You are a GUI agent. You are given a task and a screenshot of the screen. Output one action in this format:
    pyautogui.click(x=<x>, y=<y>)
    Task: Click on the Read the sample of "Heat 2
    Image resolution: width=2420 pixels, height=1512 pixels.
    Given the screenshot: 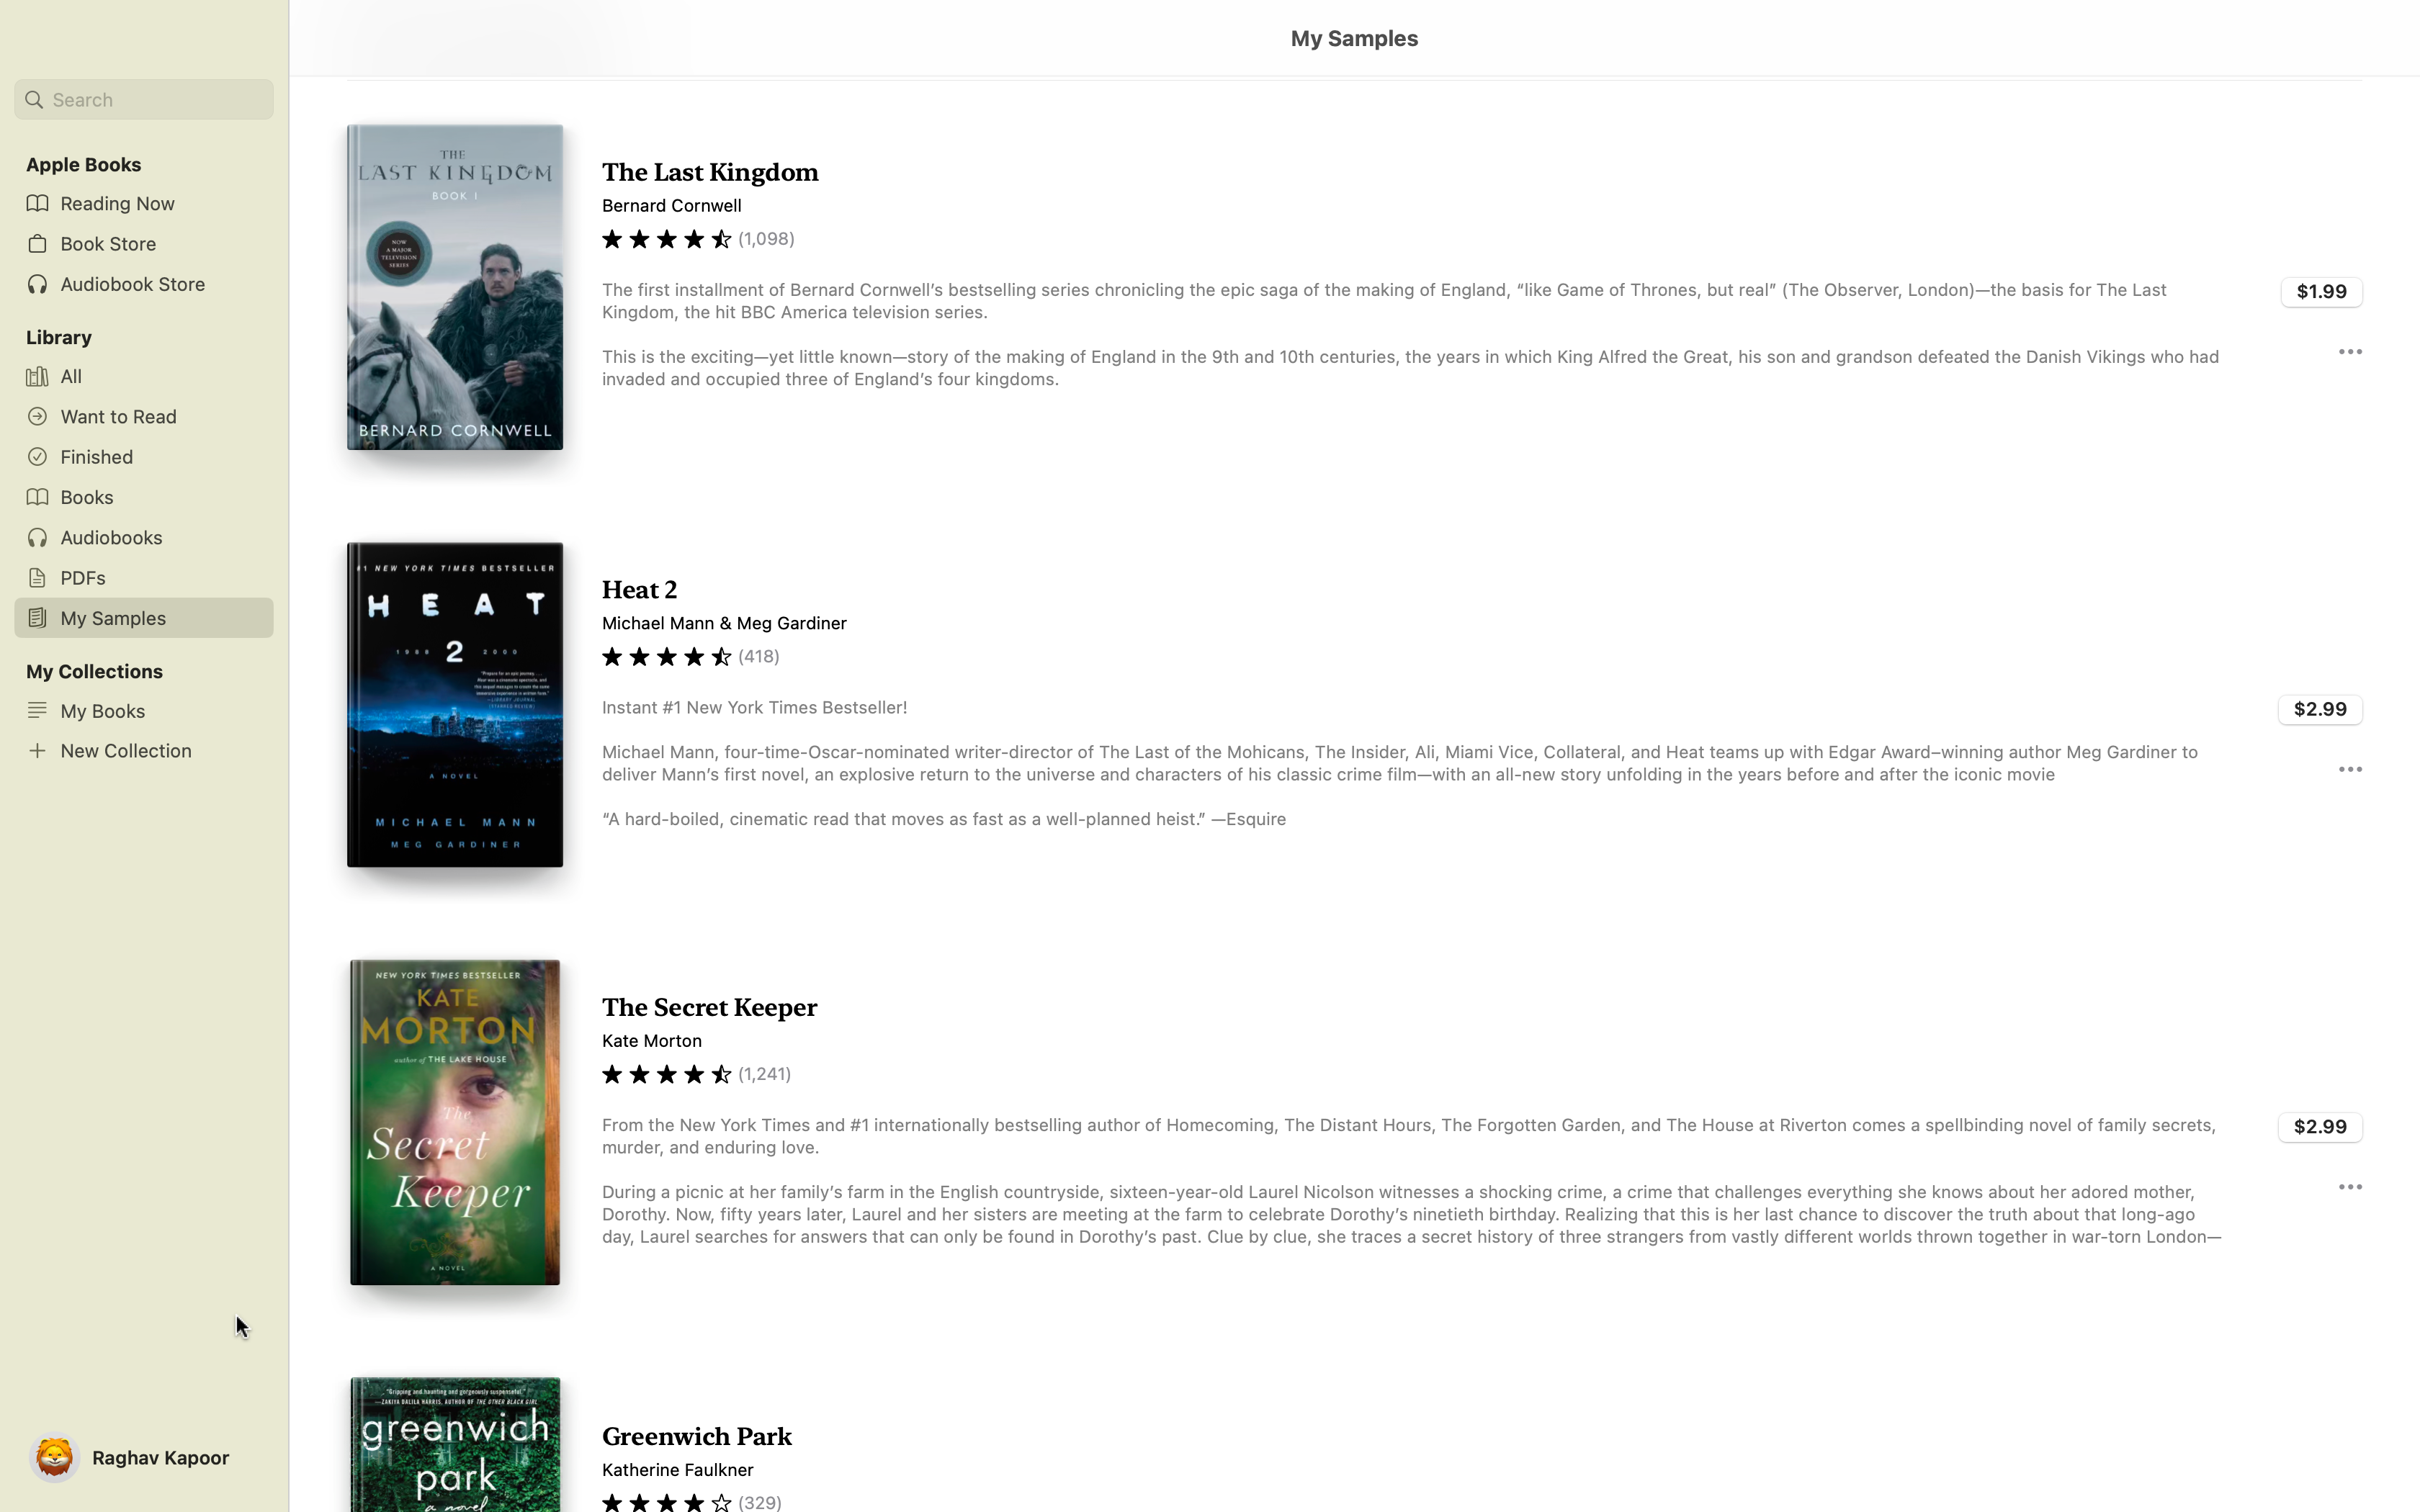 What is the action you would take?
    pyautogui.click(x=1353, y=713)
    